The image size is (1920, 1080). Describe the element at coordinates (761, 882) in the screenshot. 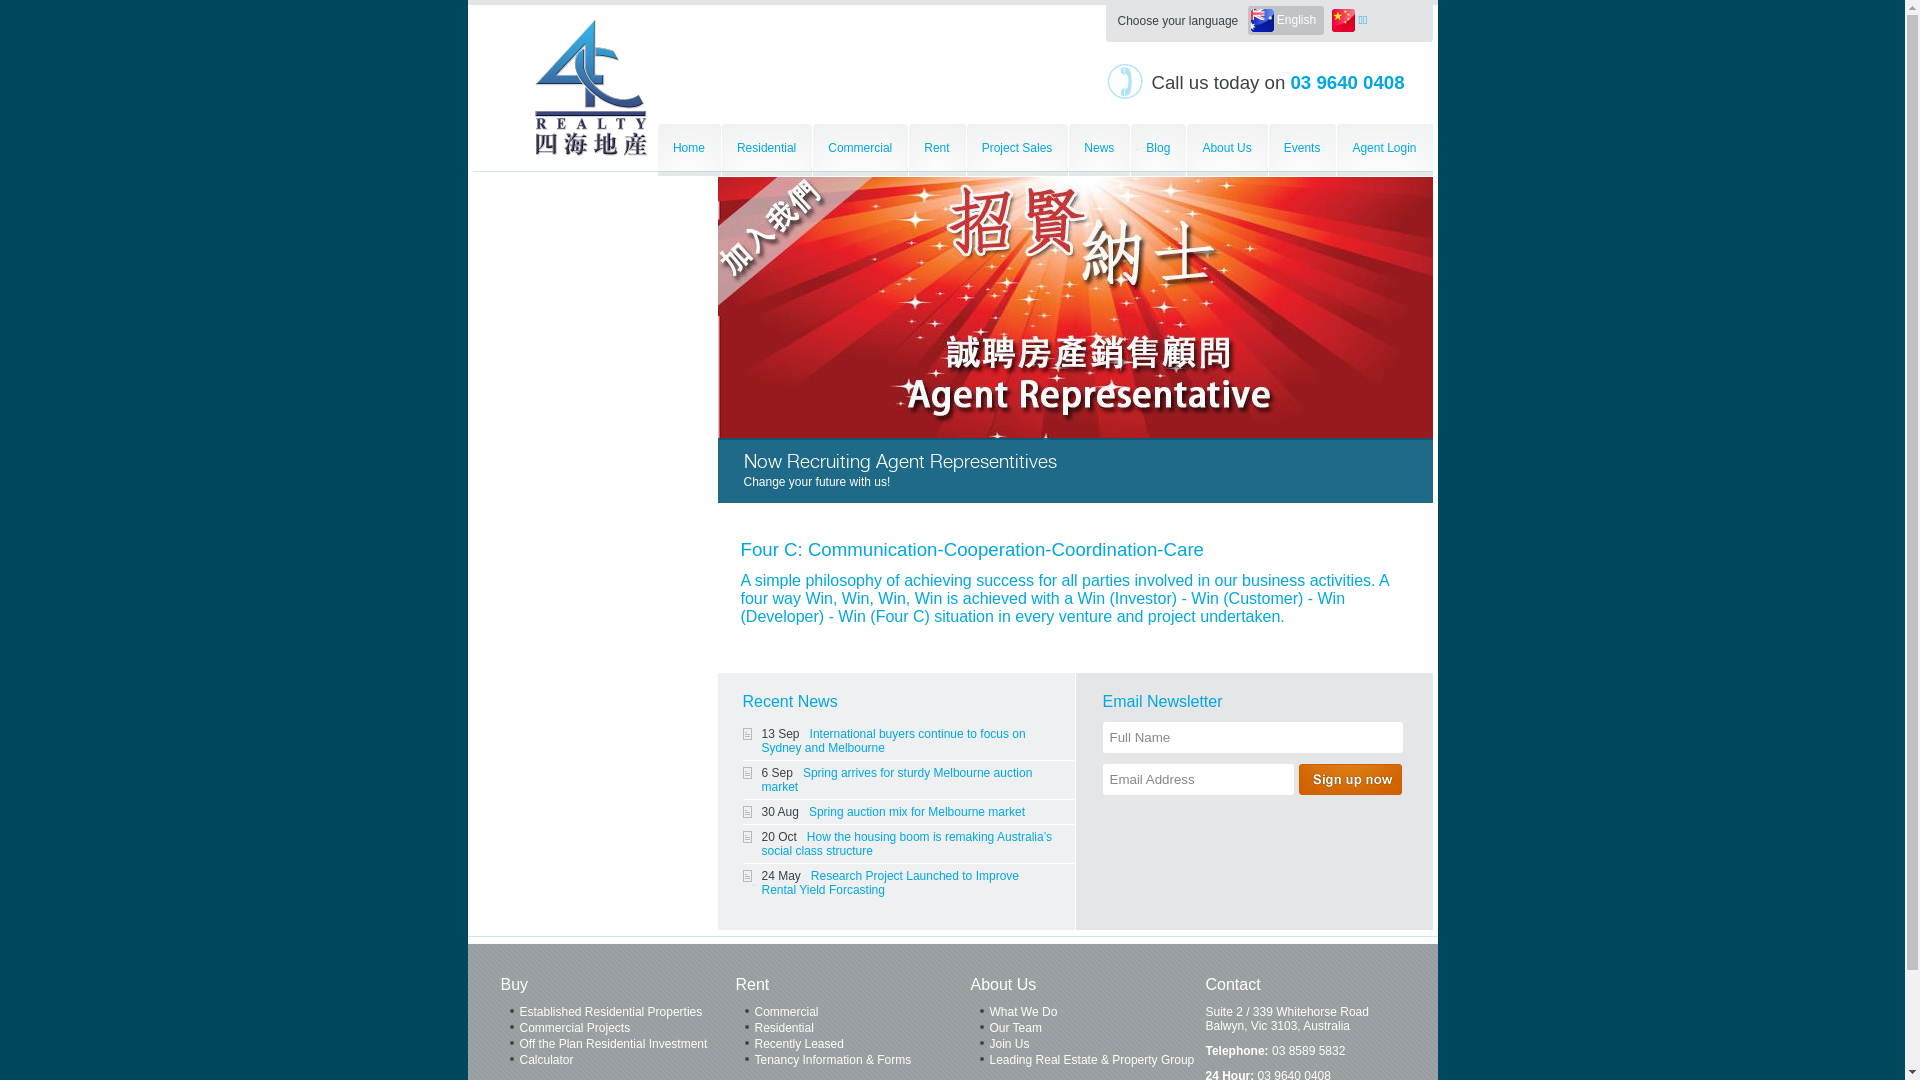

I see `'Research Project Launched to Improve Rental Yield Forcasting'` at that location.